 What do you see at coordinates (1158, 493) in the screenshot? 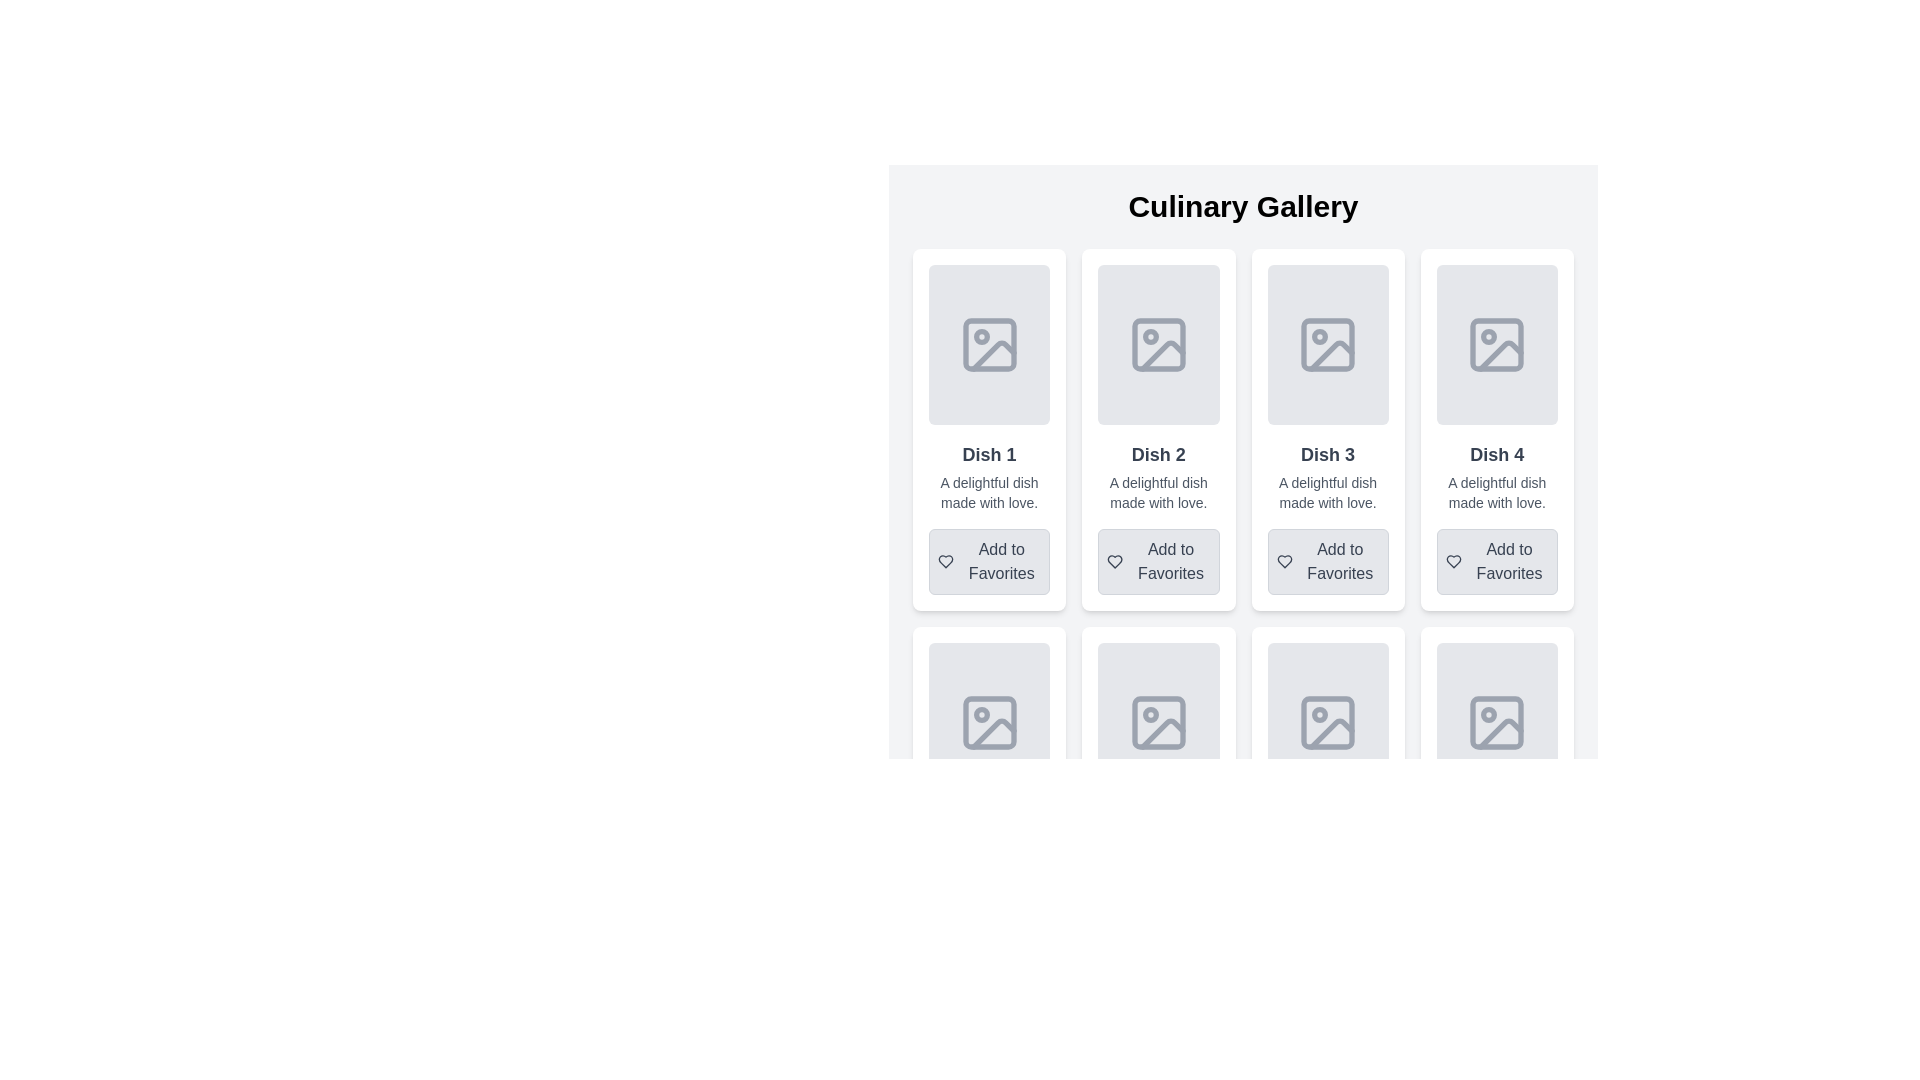
I see `the static text label providing a description for 'Dish 2', located in the grid-view interface under the header 'Dish 2'` at bounding box center [1158, 493].